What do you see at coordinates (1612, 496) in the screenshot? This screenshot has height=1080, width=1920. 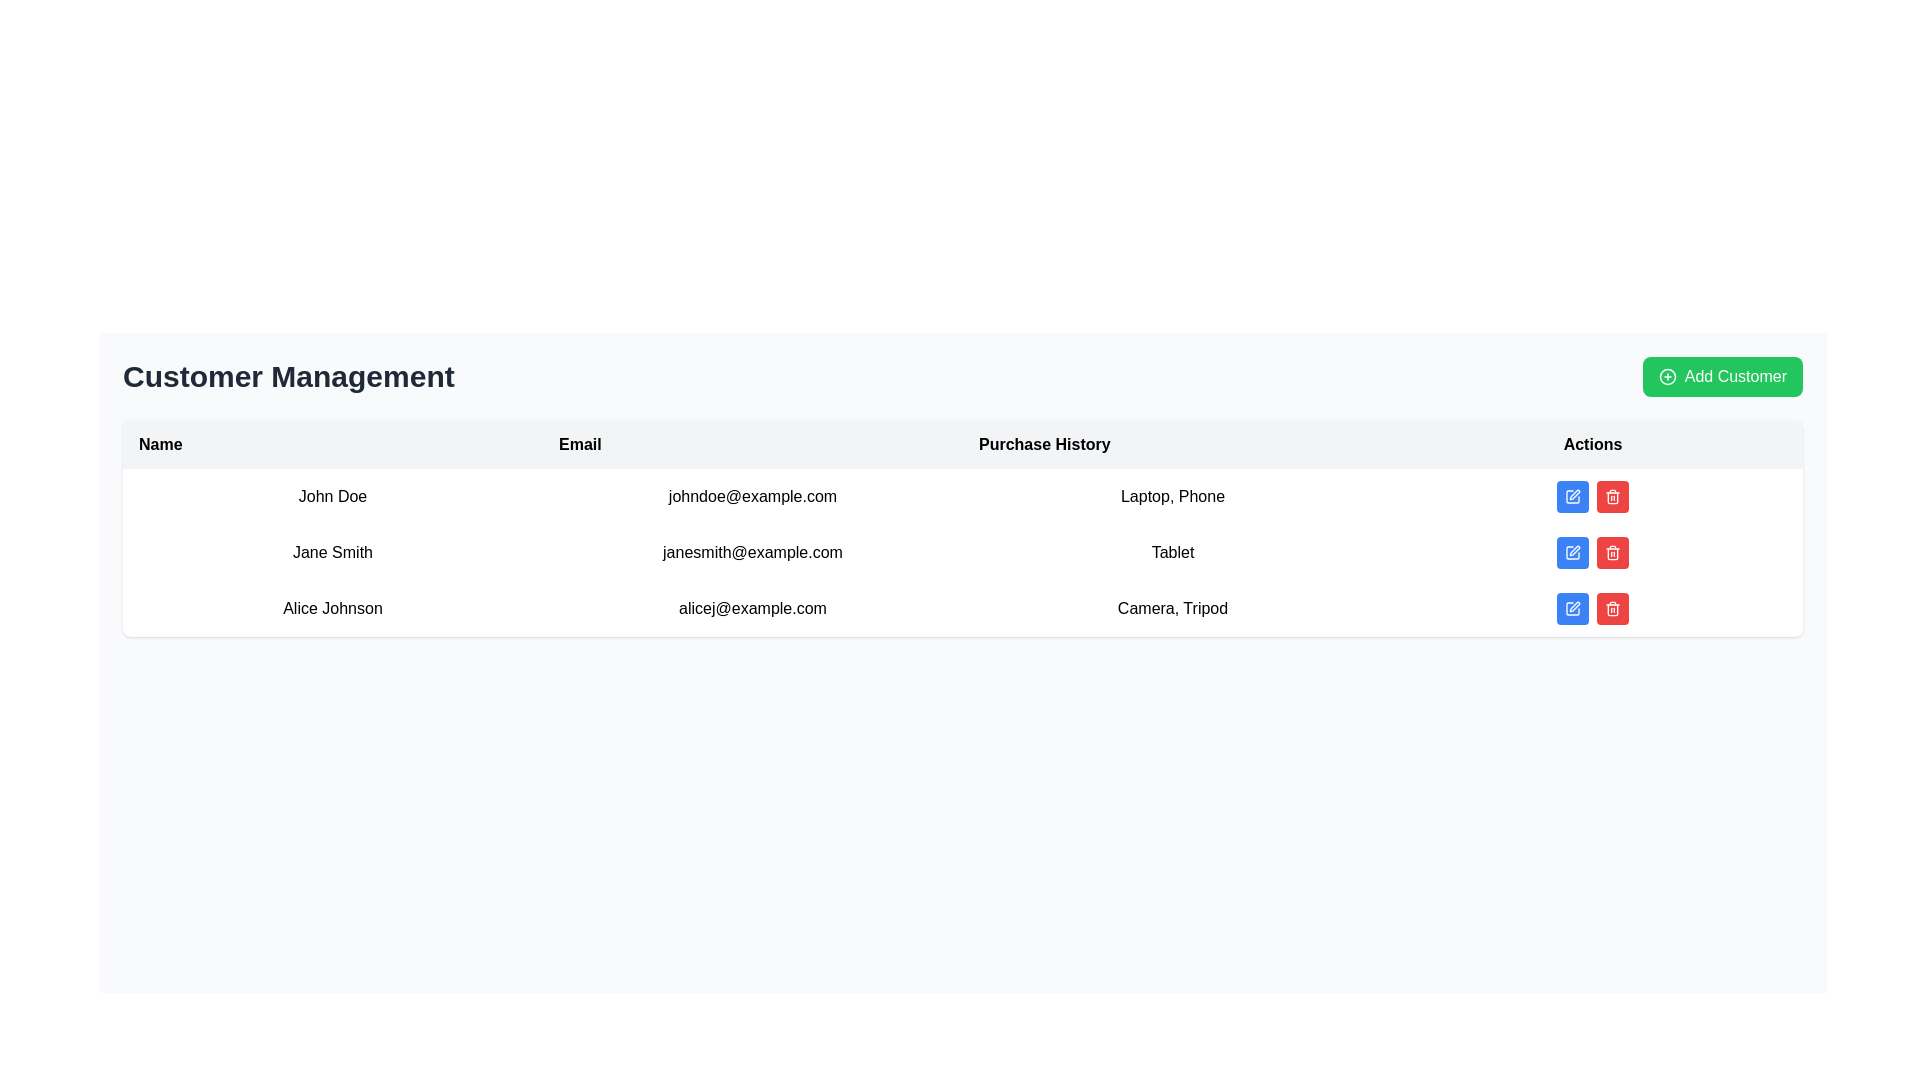 I see `the red rounded button with a trash icon located in the 'Actions' column of the customer management table` at bounding box center [1612, 496].